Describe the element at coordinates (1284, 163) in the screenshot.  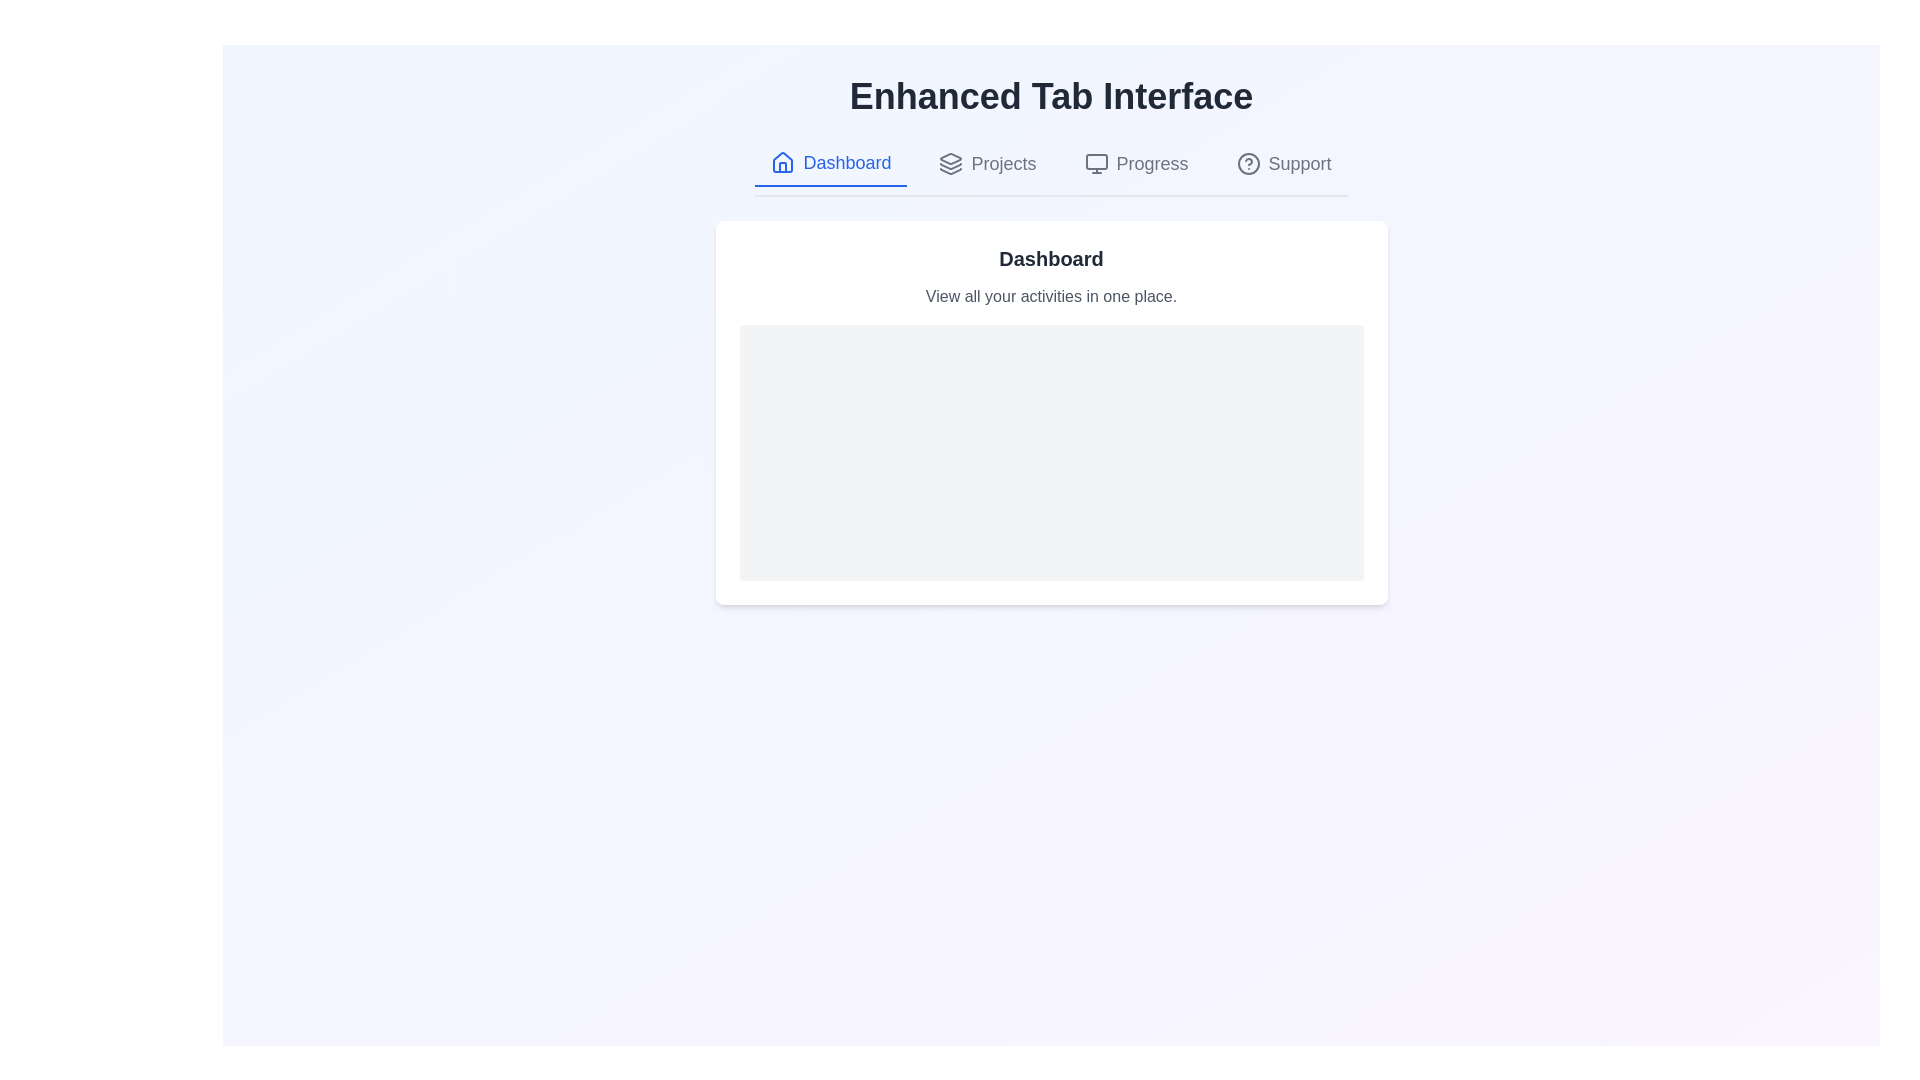
I see `the tab labeled Support to observe the hover effect` at that location.